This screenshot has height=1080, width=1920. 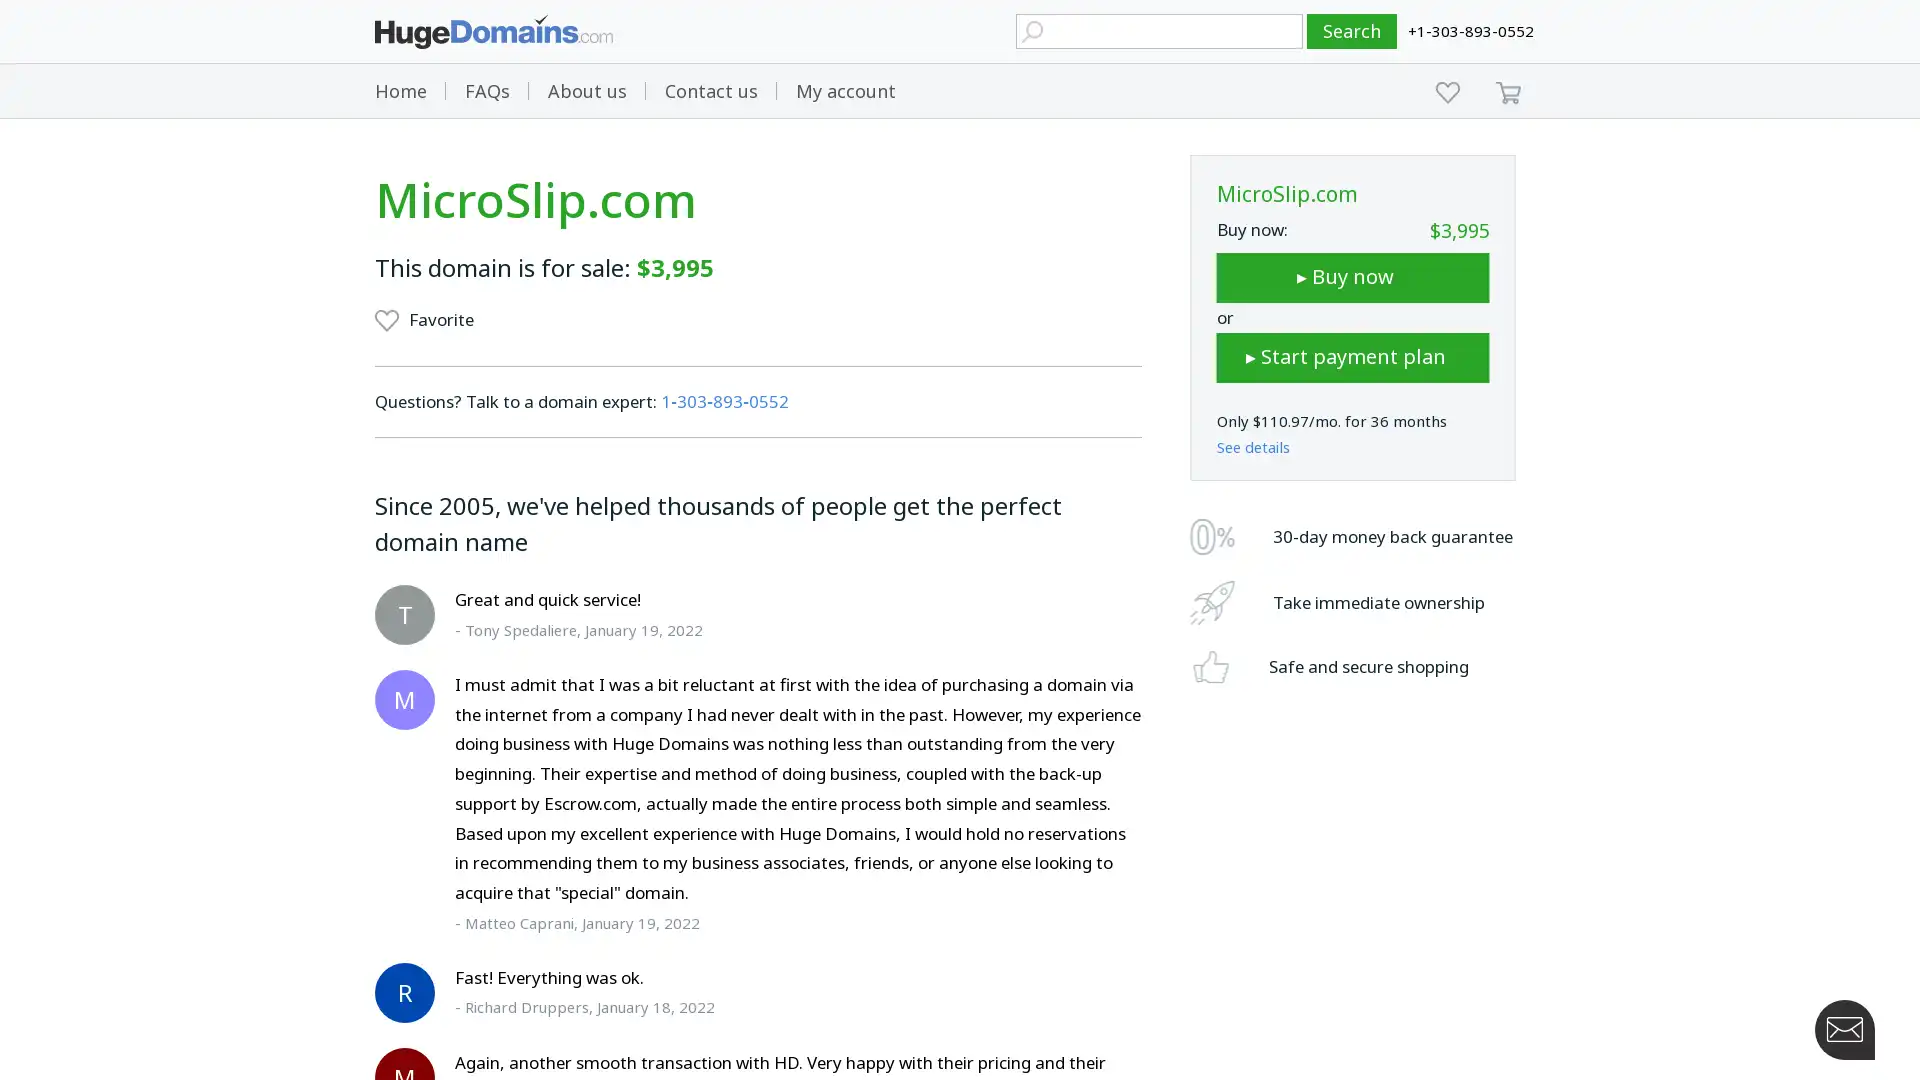 What do you see at coordinates (1352, 31) in the screenshot?
I see `Search` at bounding box center [1352, 31].